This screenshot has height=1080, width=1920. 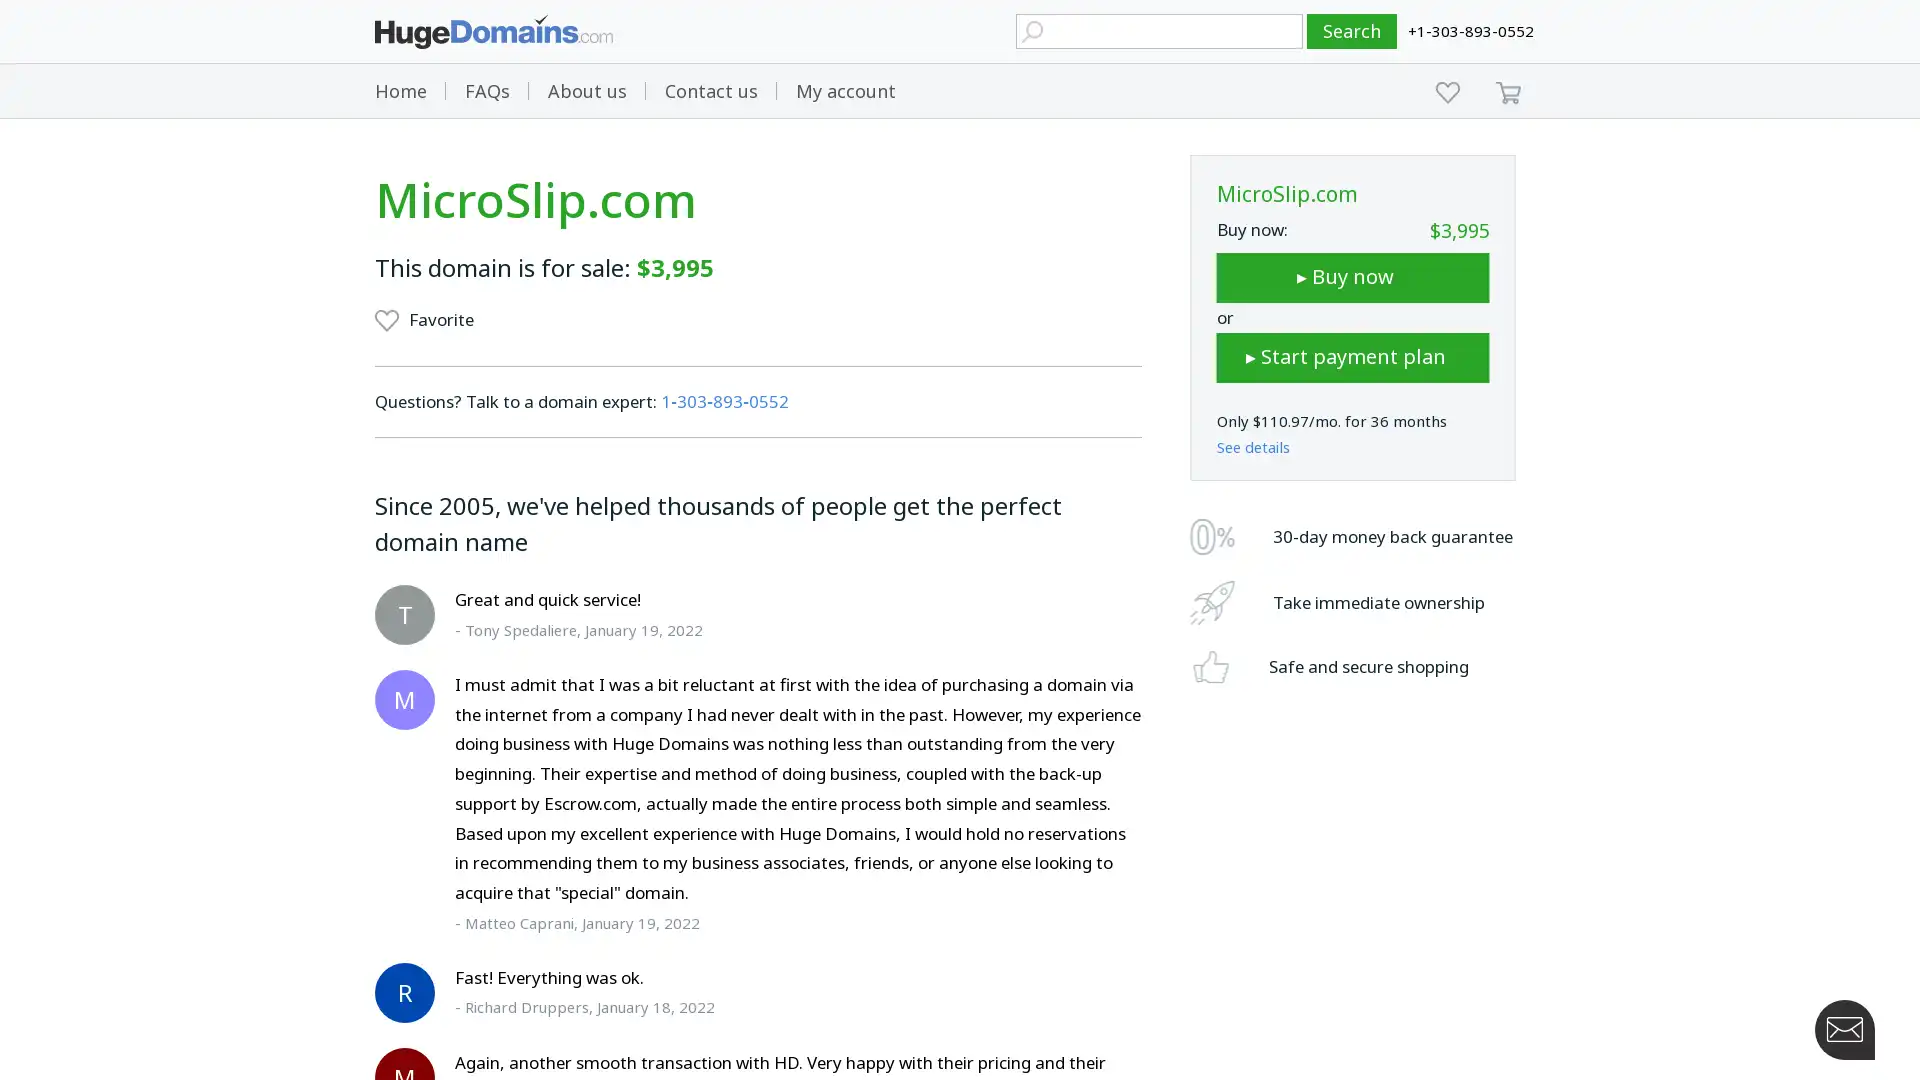 What do you see at coordinates (1352, 31) in the screenshot?
I see `Search` at bounding box center [1352, 31].